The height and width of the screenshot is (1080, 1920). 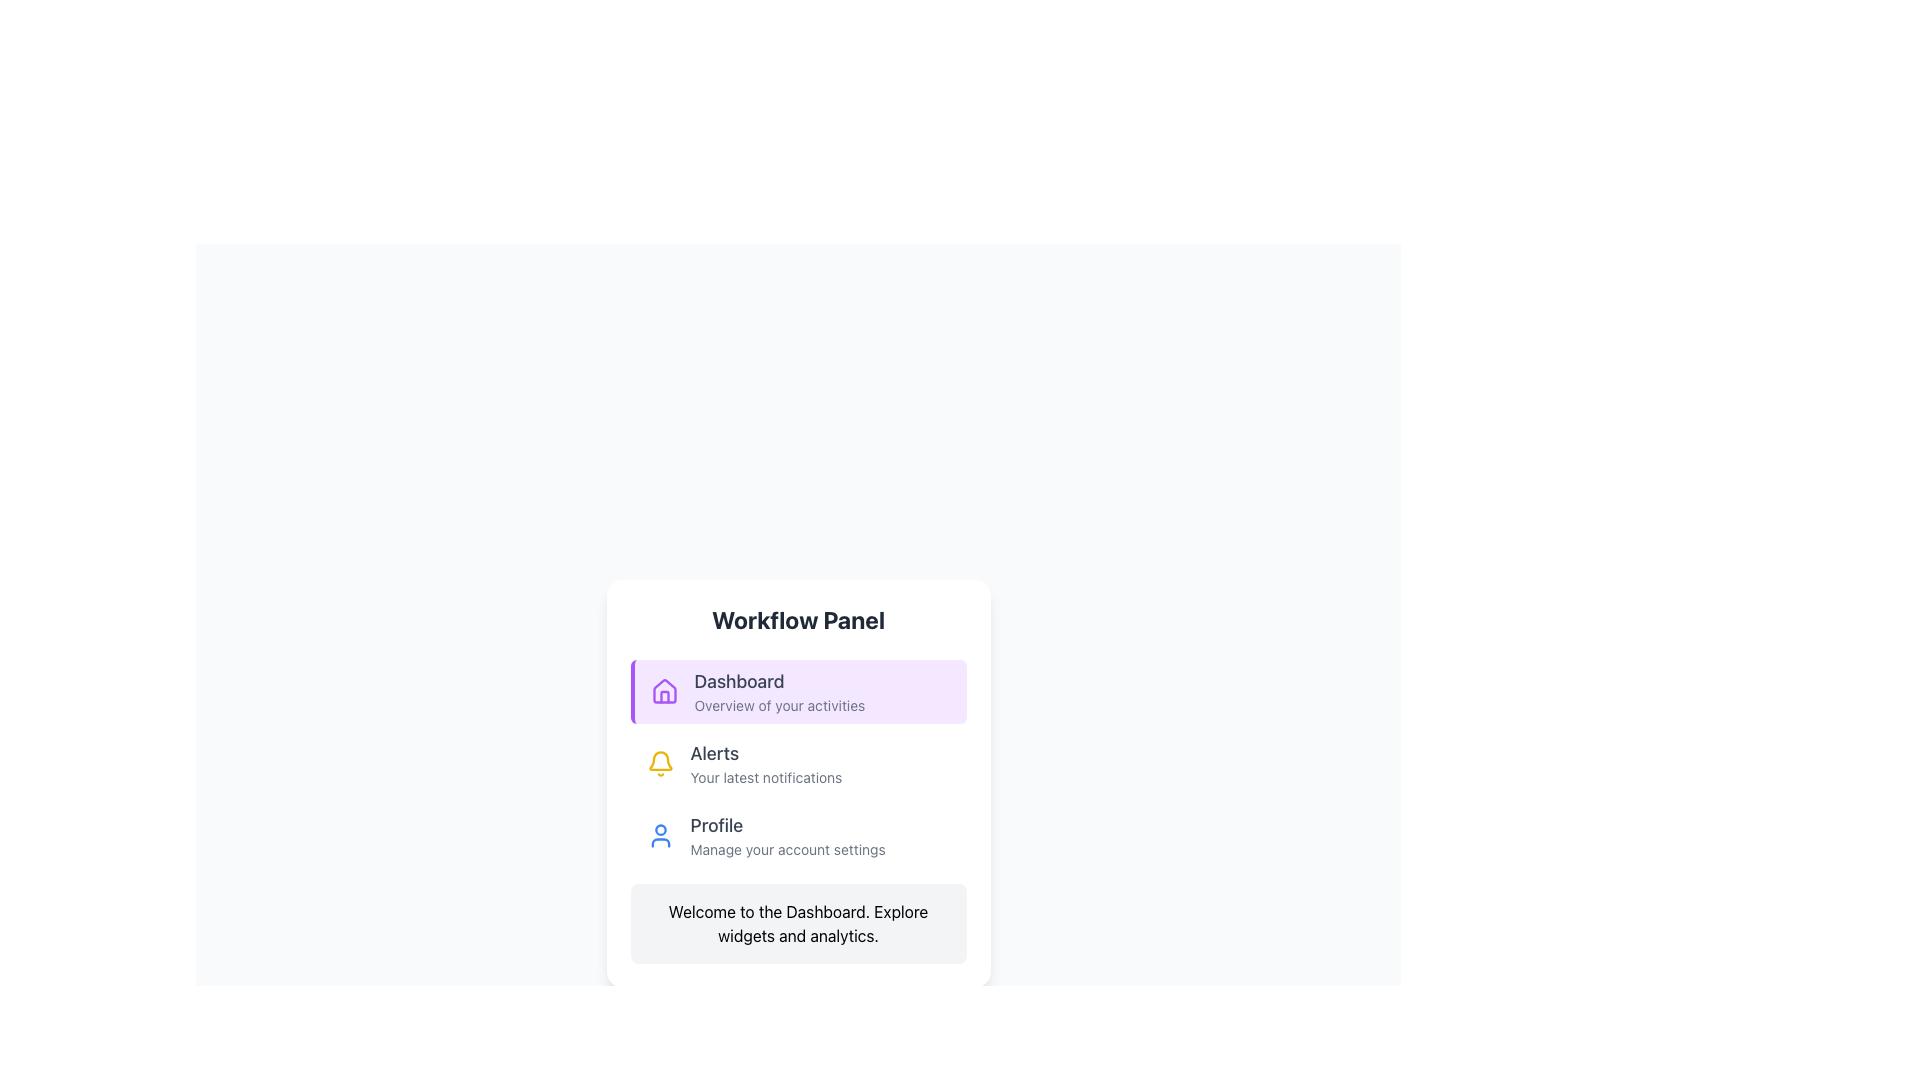 What do you see at coordinates (660, 761) in the screenshot?
I see `the yellow bell icon in the vertical menu` at bounding box center [660, 761].